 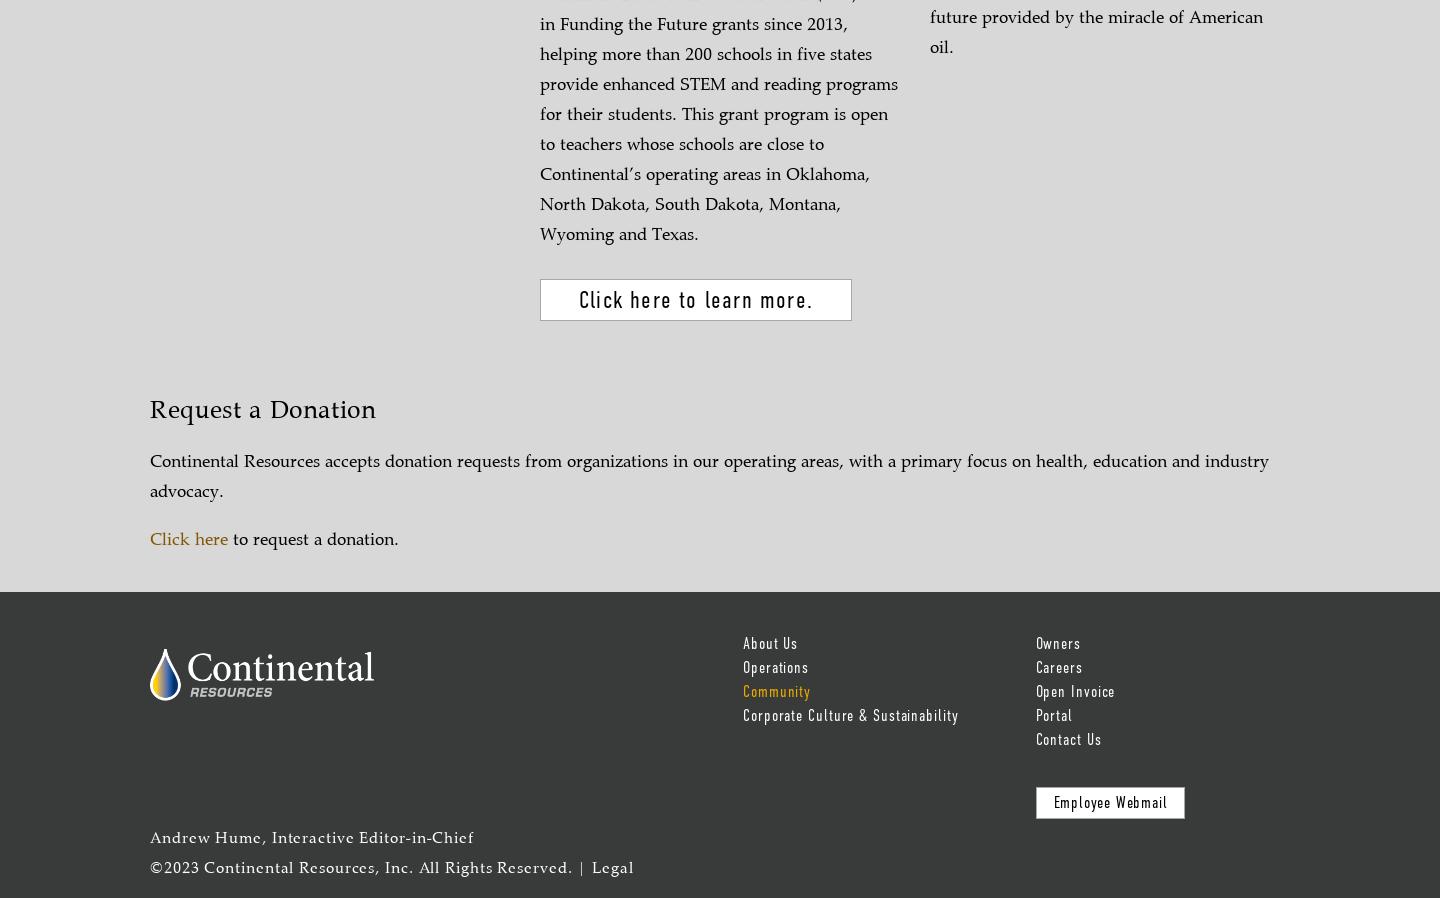 What do you see at coordinates (312, 839) in the screenshot?
I see `'Andrew Hume, Interactive Editor-in-Chief'` at bounding box center [312, 839].